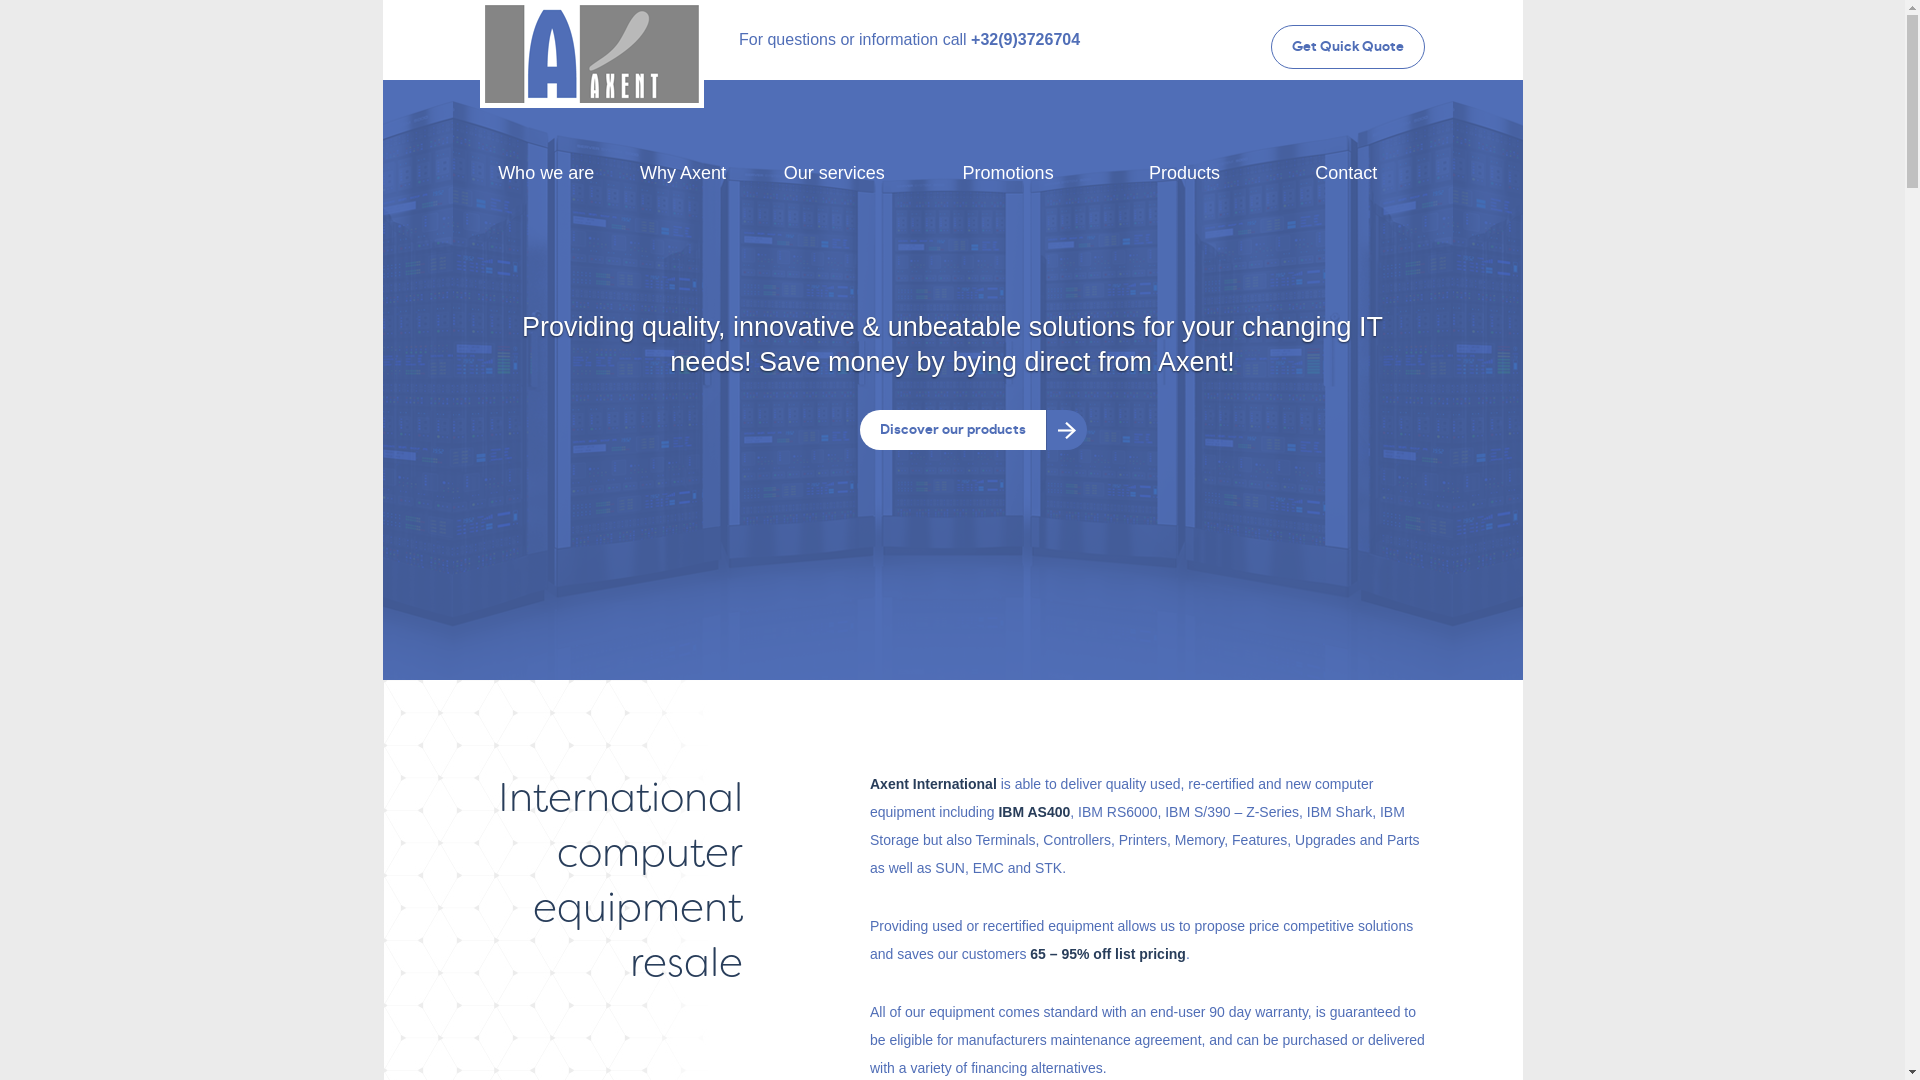 This screenshot has height=1080, width=1920. What do you see at coordinates (1270, 45) in the screenshot?
I see `'Get Quick Quote'` at bounding box center [1270, 45].